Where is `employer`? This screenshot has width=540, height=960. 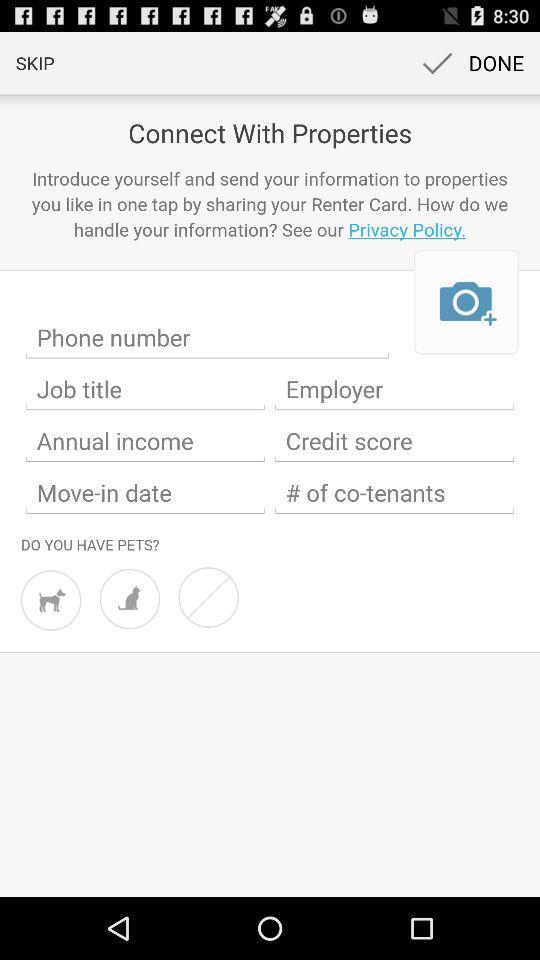 employer is located at coordinates (394, 388).